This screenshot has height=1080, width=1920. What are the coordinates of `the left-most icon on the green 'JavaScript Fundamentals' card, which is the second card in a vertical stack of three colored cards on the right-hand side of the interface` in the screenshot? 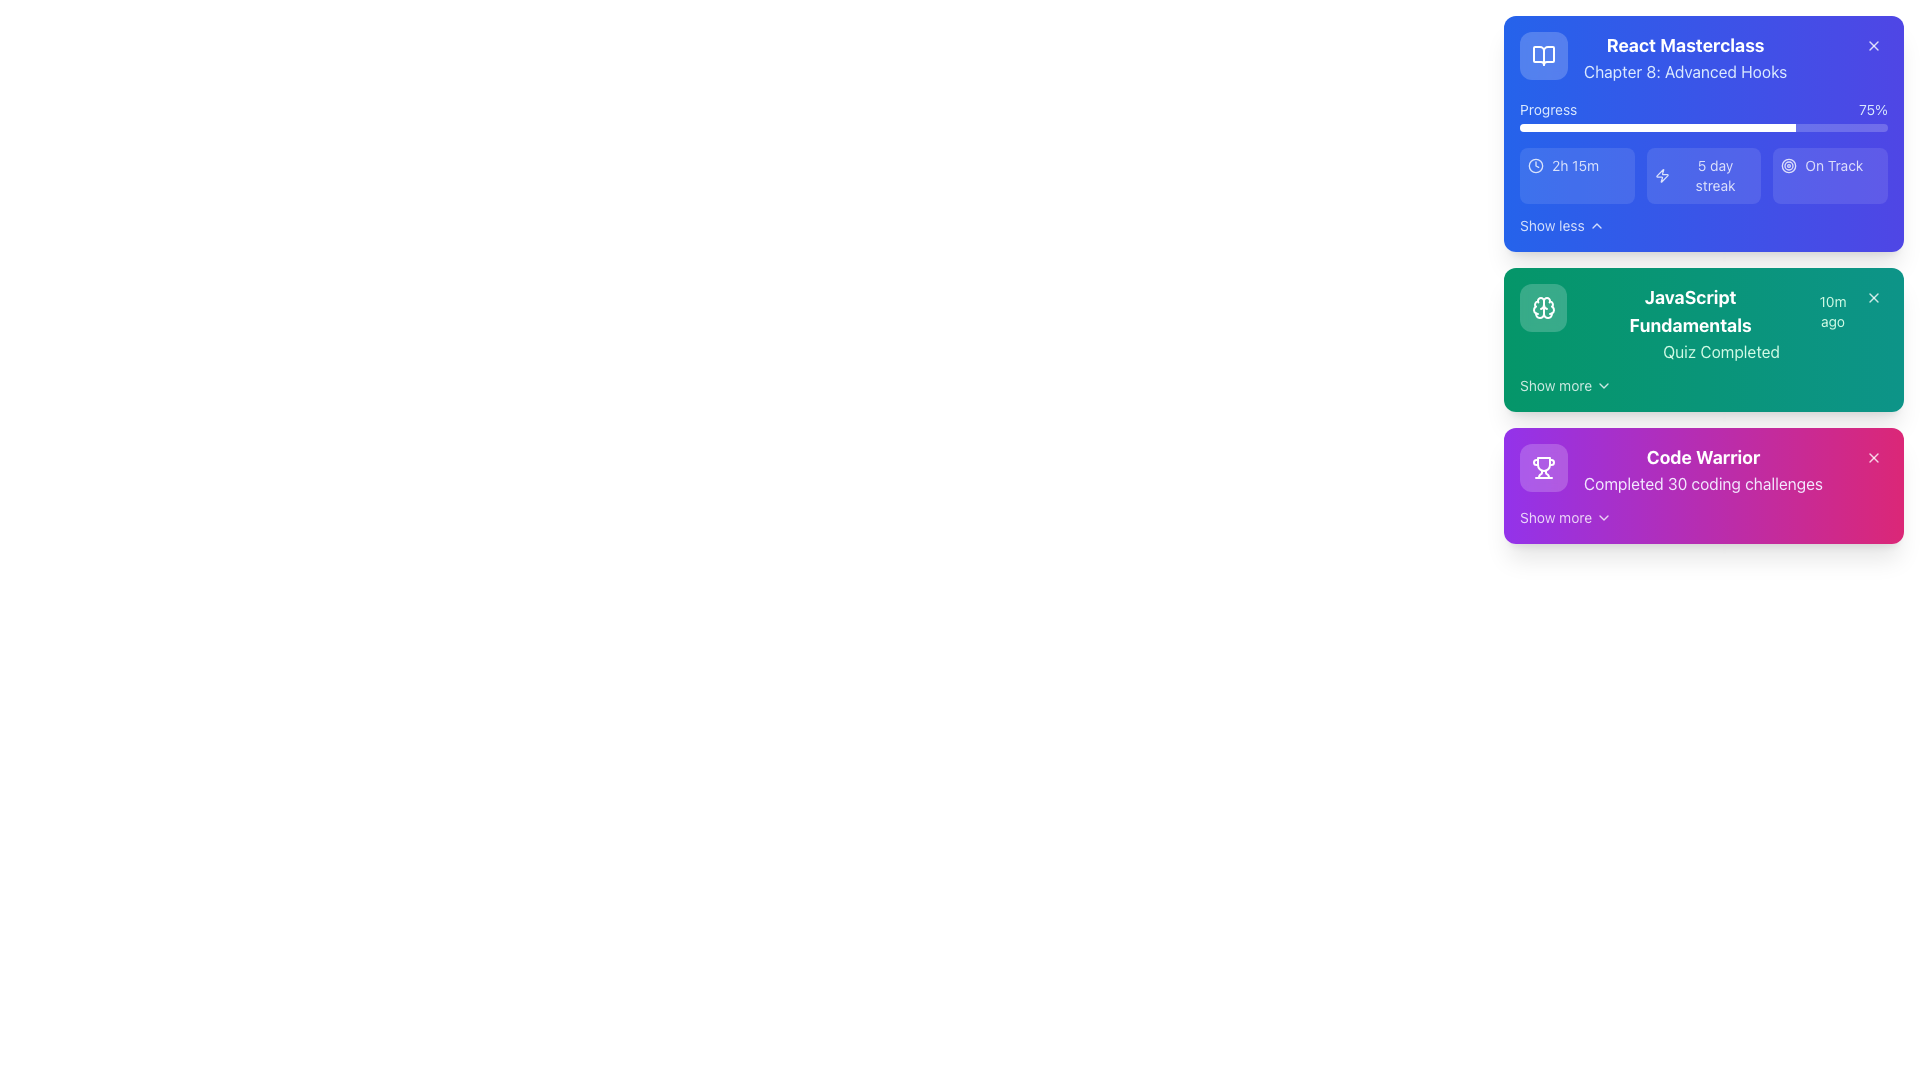 It's located at (1542, 308).